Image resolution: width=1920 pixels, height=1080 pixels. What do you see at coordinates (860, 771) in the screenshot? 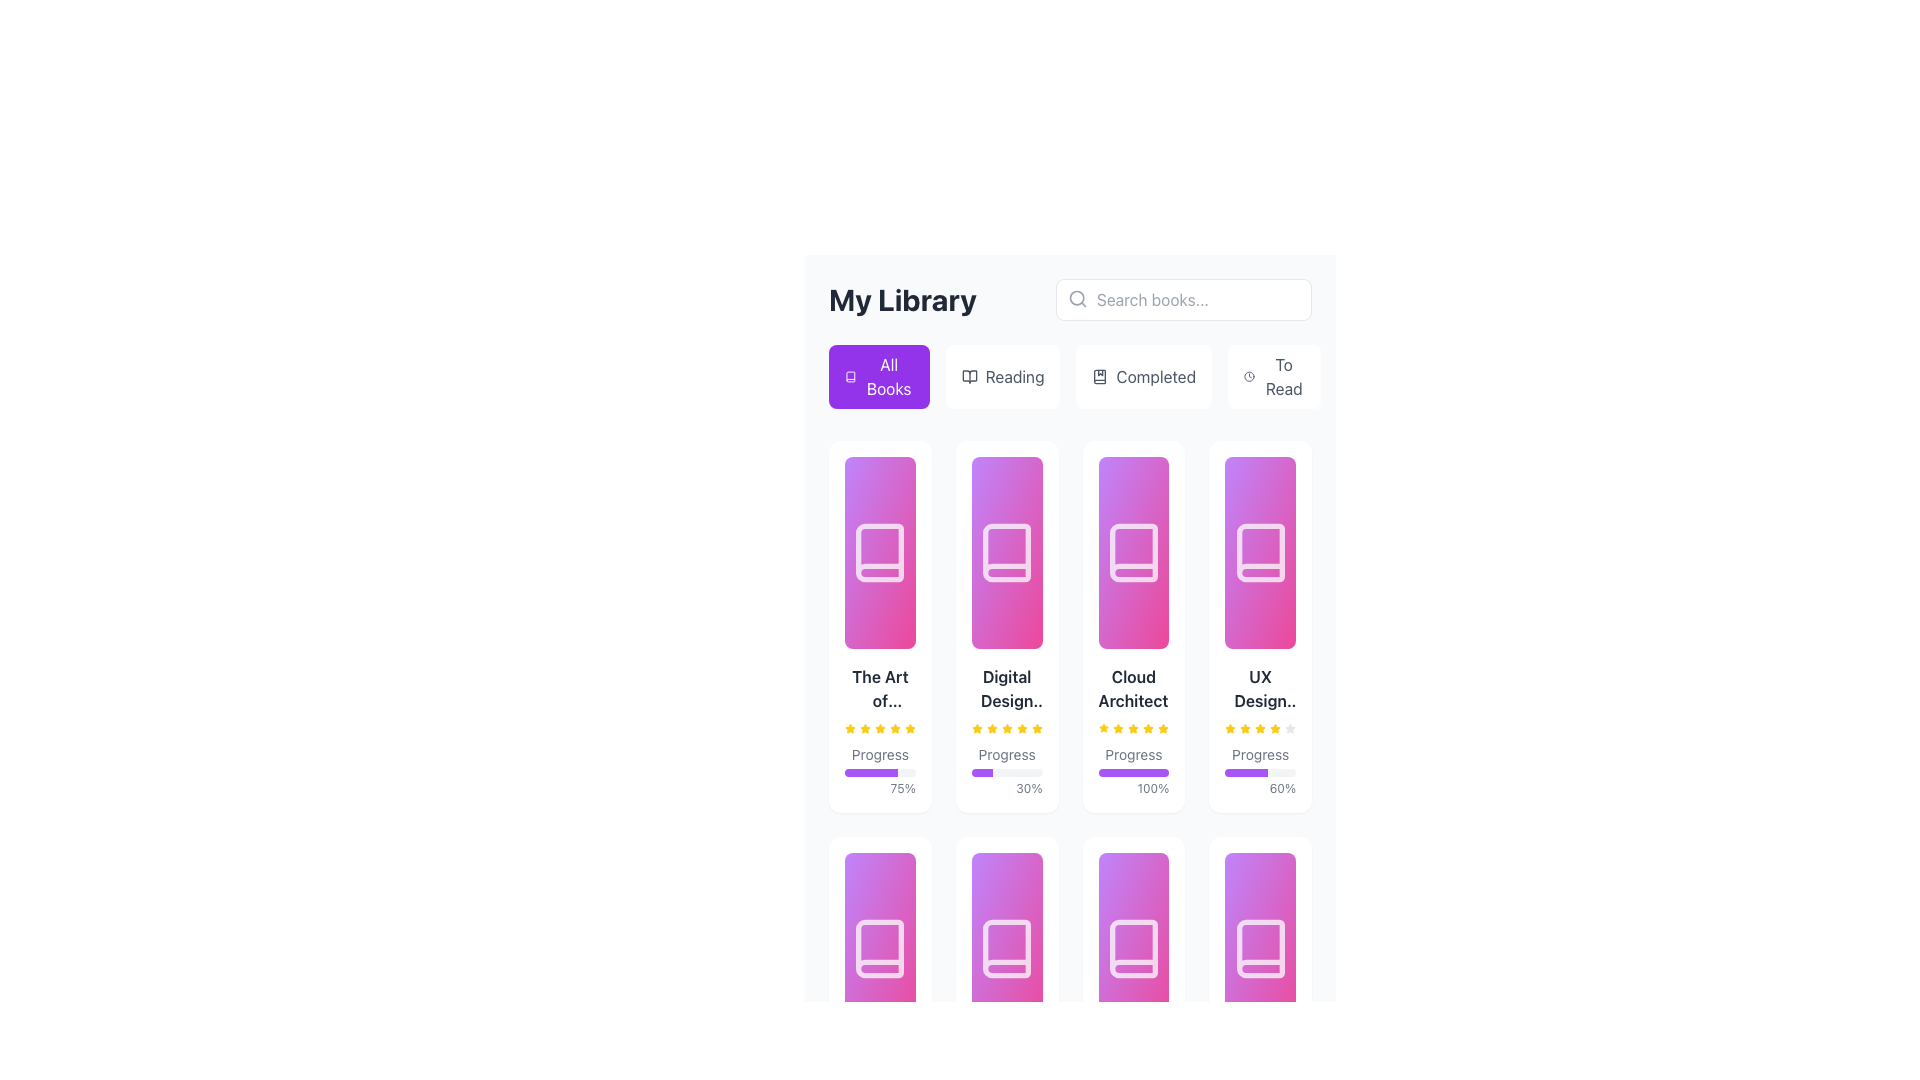
I see `progress bar` at bounding box center [860, 771].